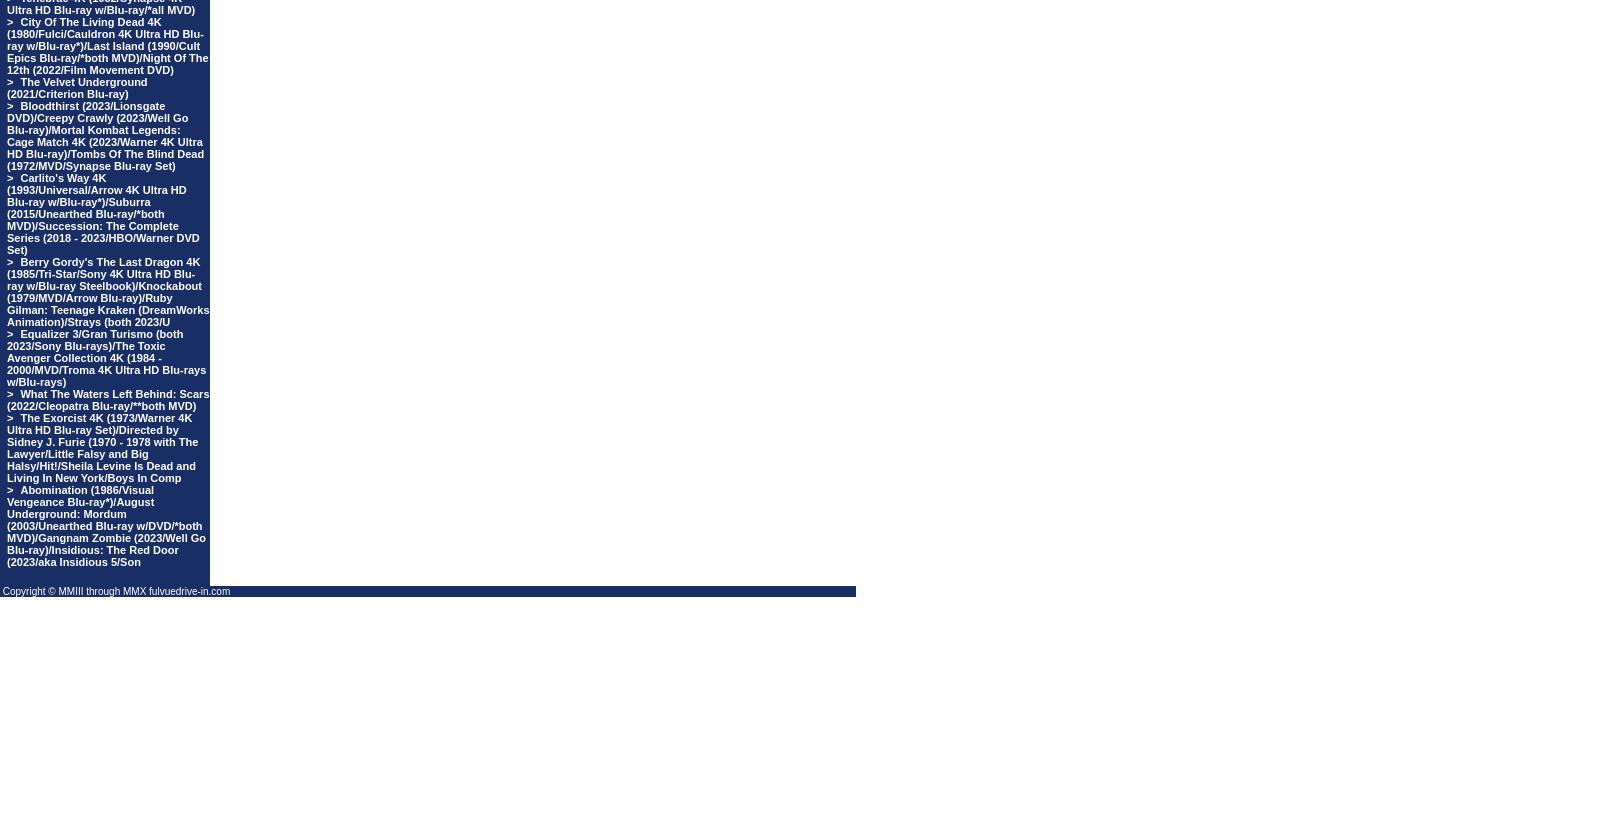 The image size is (1604, 820). Describe the element at coordinates (102, 213) in the screenshot. I see `'Carlito's Way 4K (1993/Universal/Arrow 4K Ultra HD Blu-ray w/Blu-ray*)/Suburra (2015/Unearthed Blu-ray/*both MVD)/Succession: The Complete Series (2018 - 2023/HBO/Warner DVD Set)'` at that location.